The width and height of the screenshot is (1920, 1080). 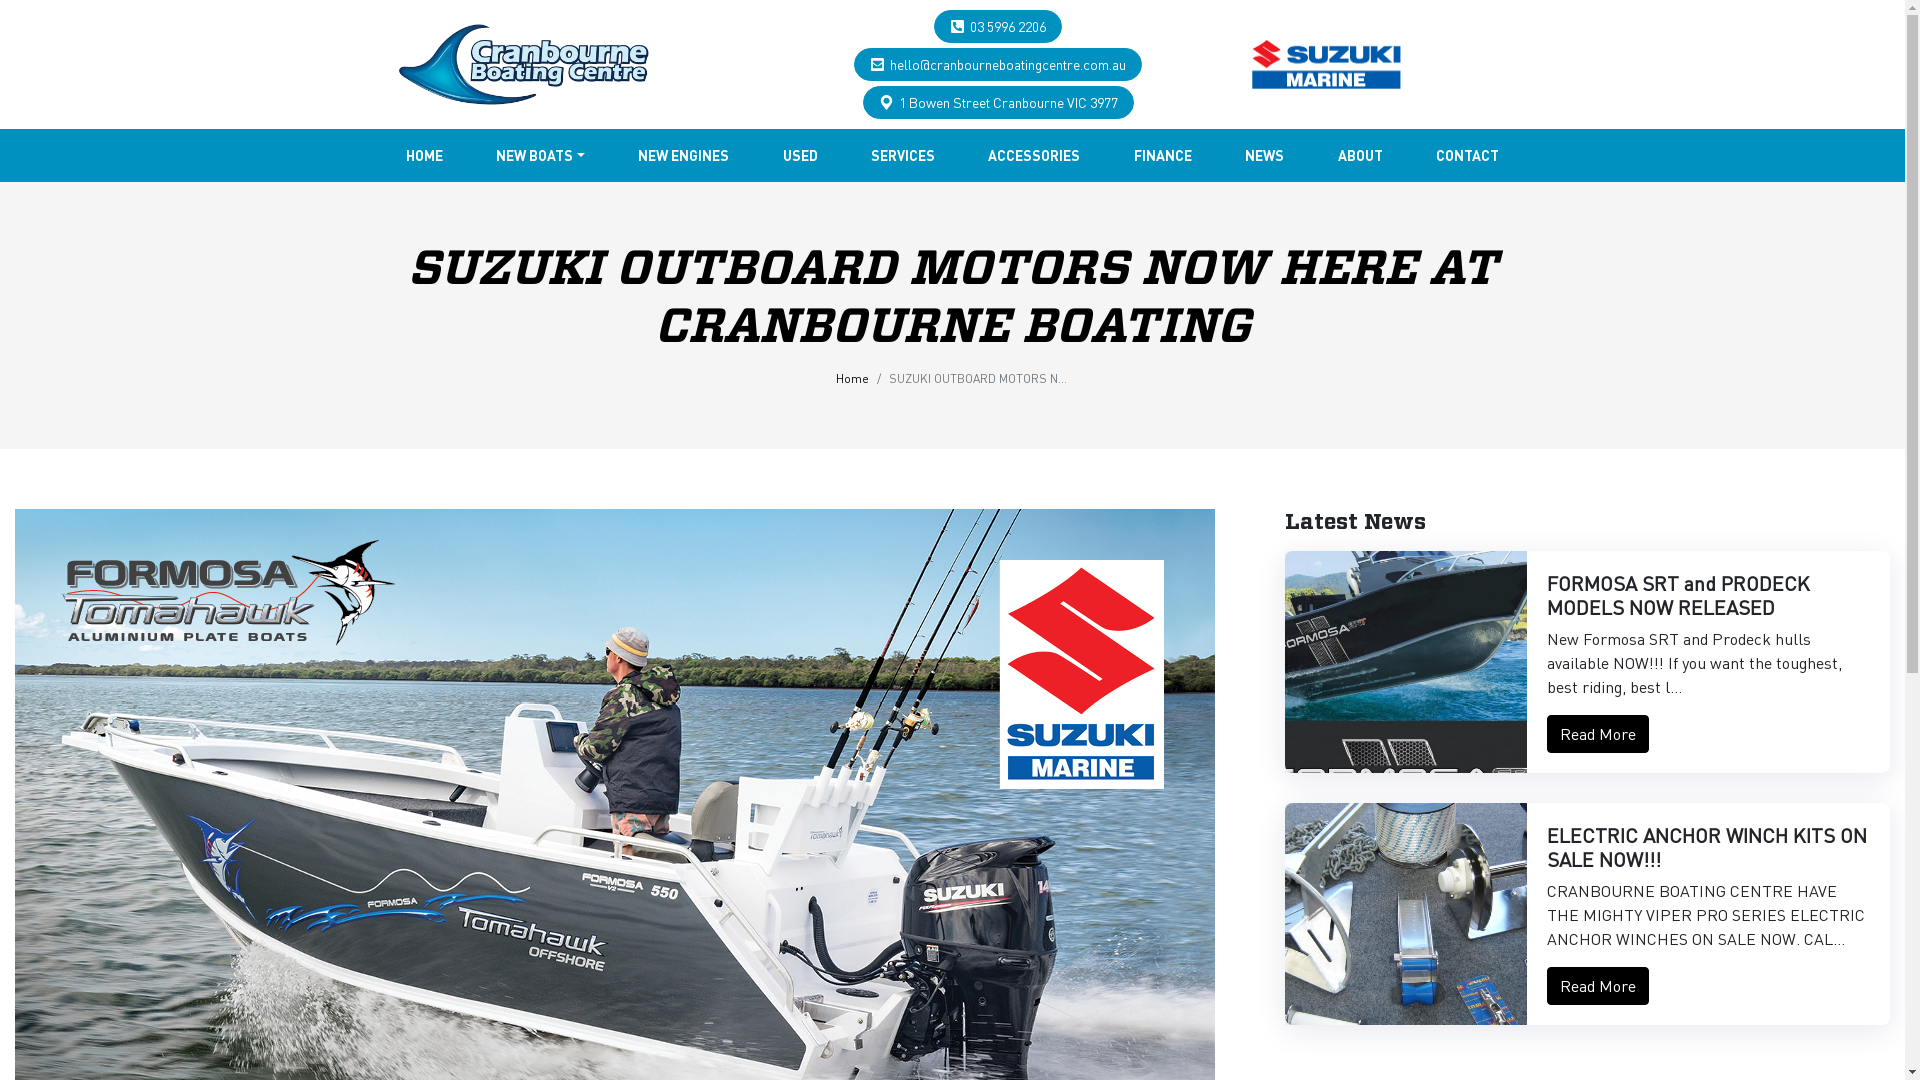 What do you see at coordinates (628, 154) in the screenshot?
I see `'NEW ENGINES'` at bounding box center [628, 154].